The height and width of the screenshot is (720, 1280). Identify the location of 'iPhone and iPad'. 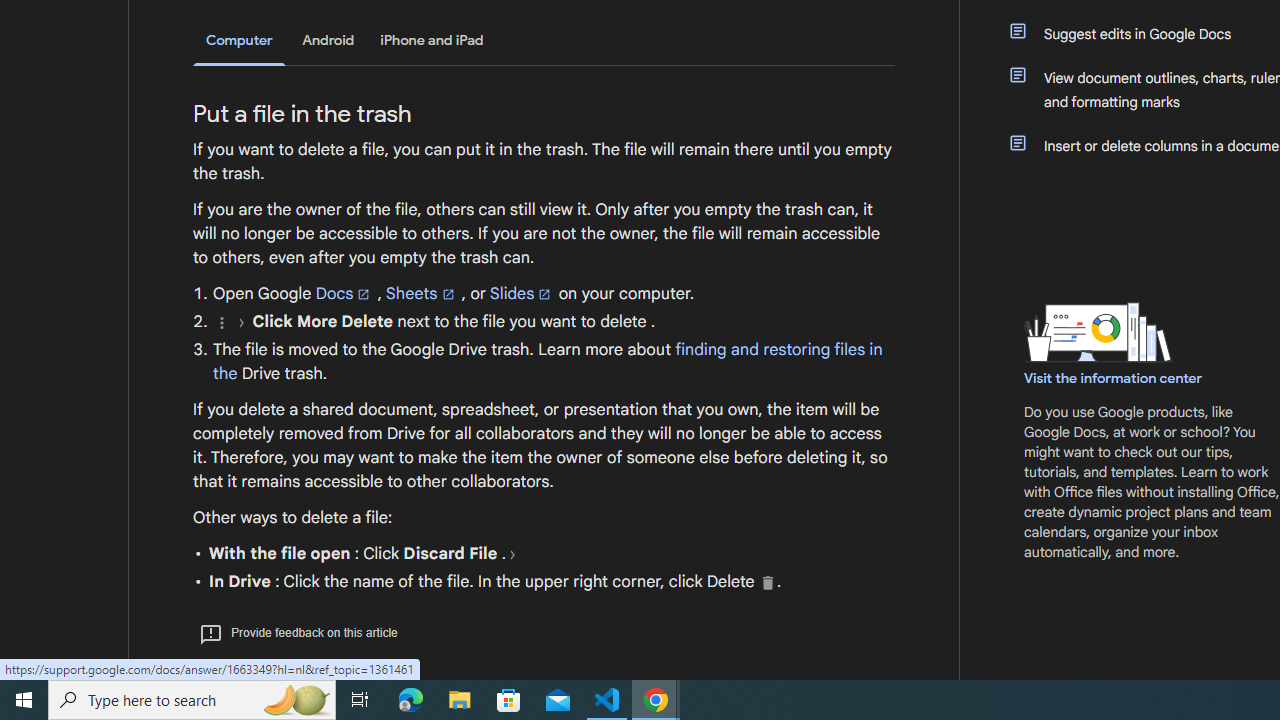
(431, 40).